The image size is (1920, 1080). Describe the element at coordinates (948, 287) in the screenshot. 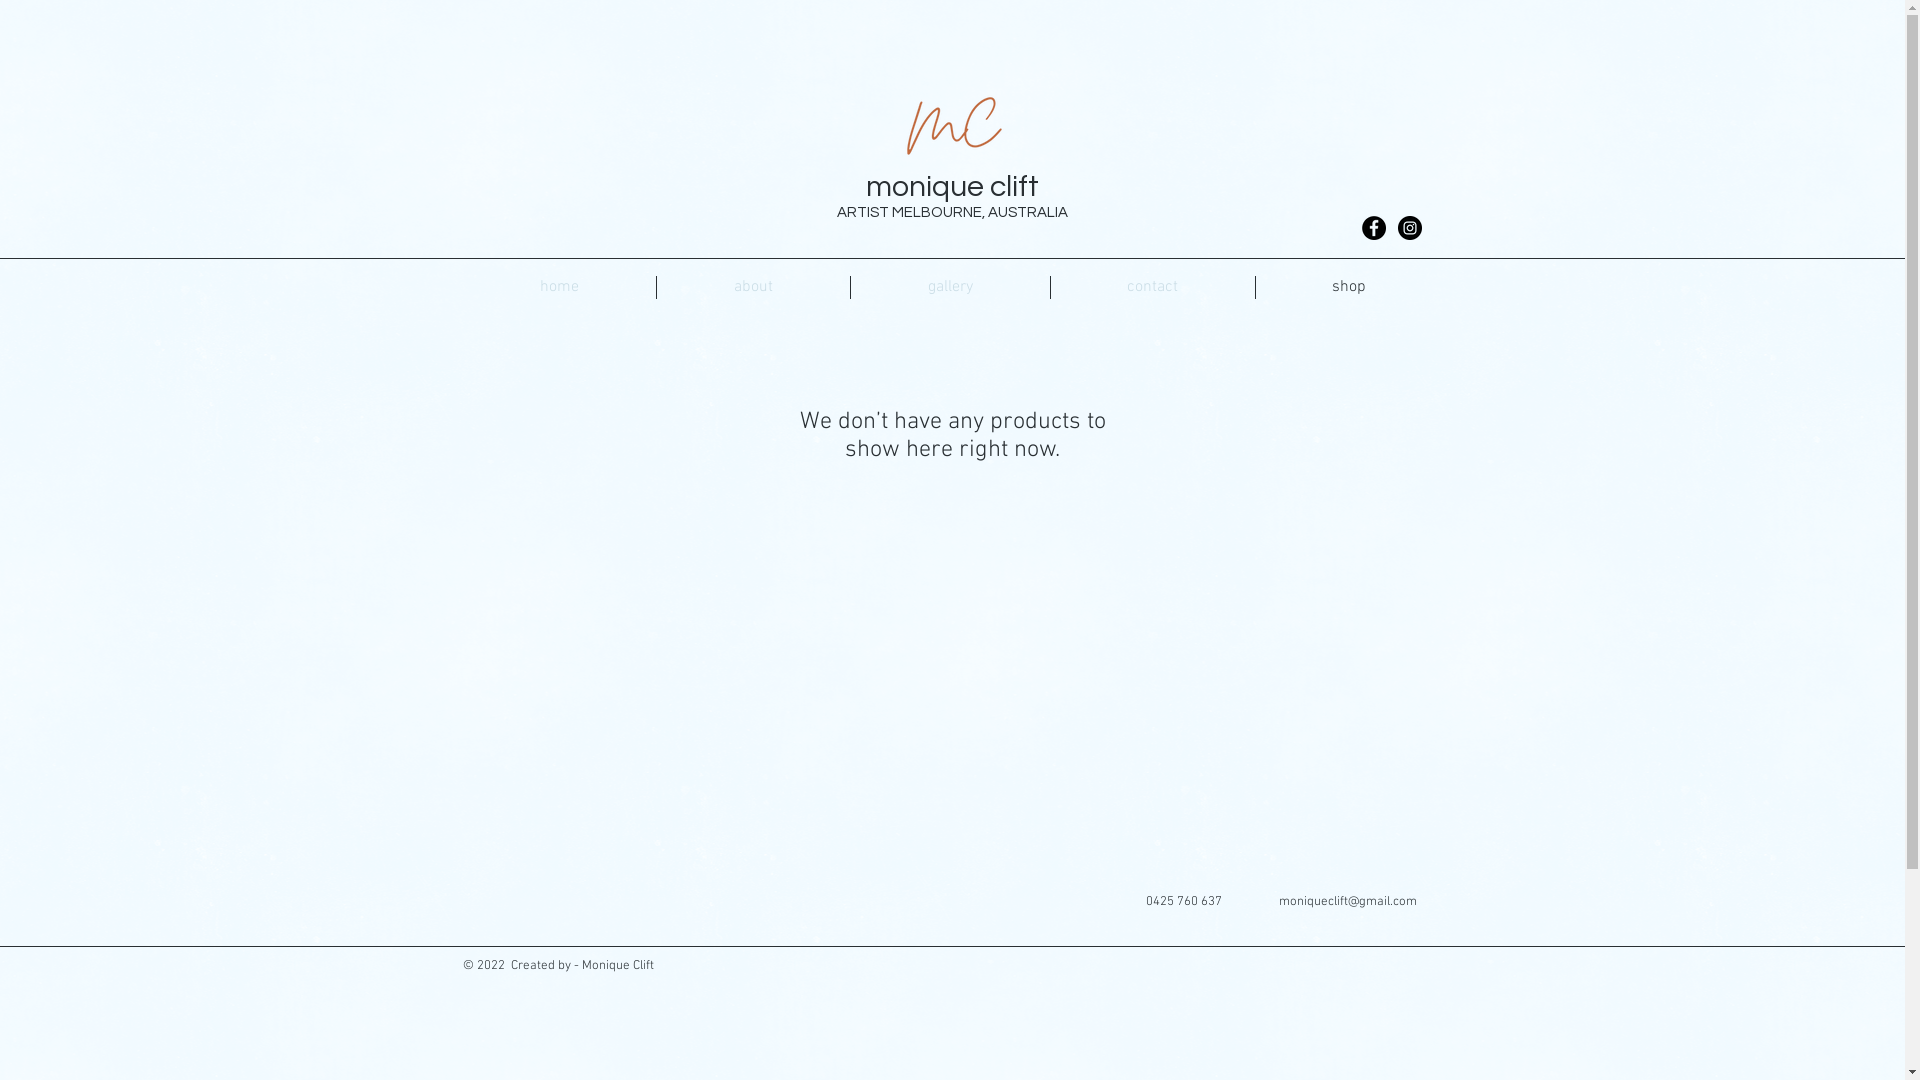

I see `'gallery'` at that location.